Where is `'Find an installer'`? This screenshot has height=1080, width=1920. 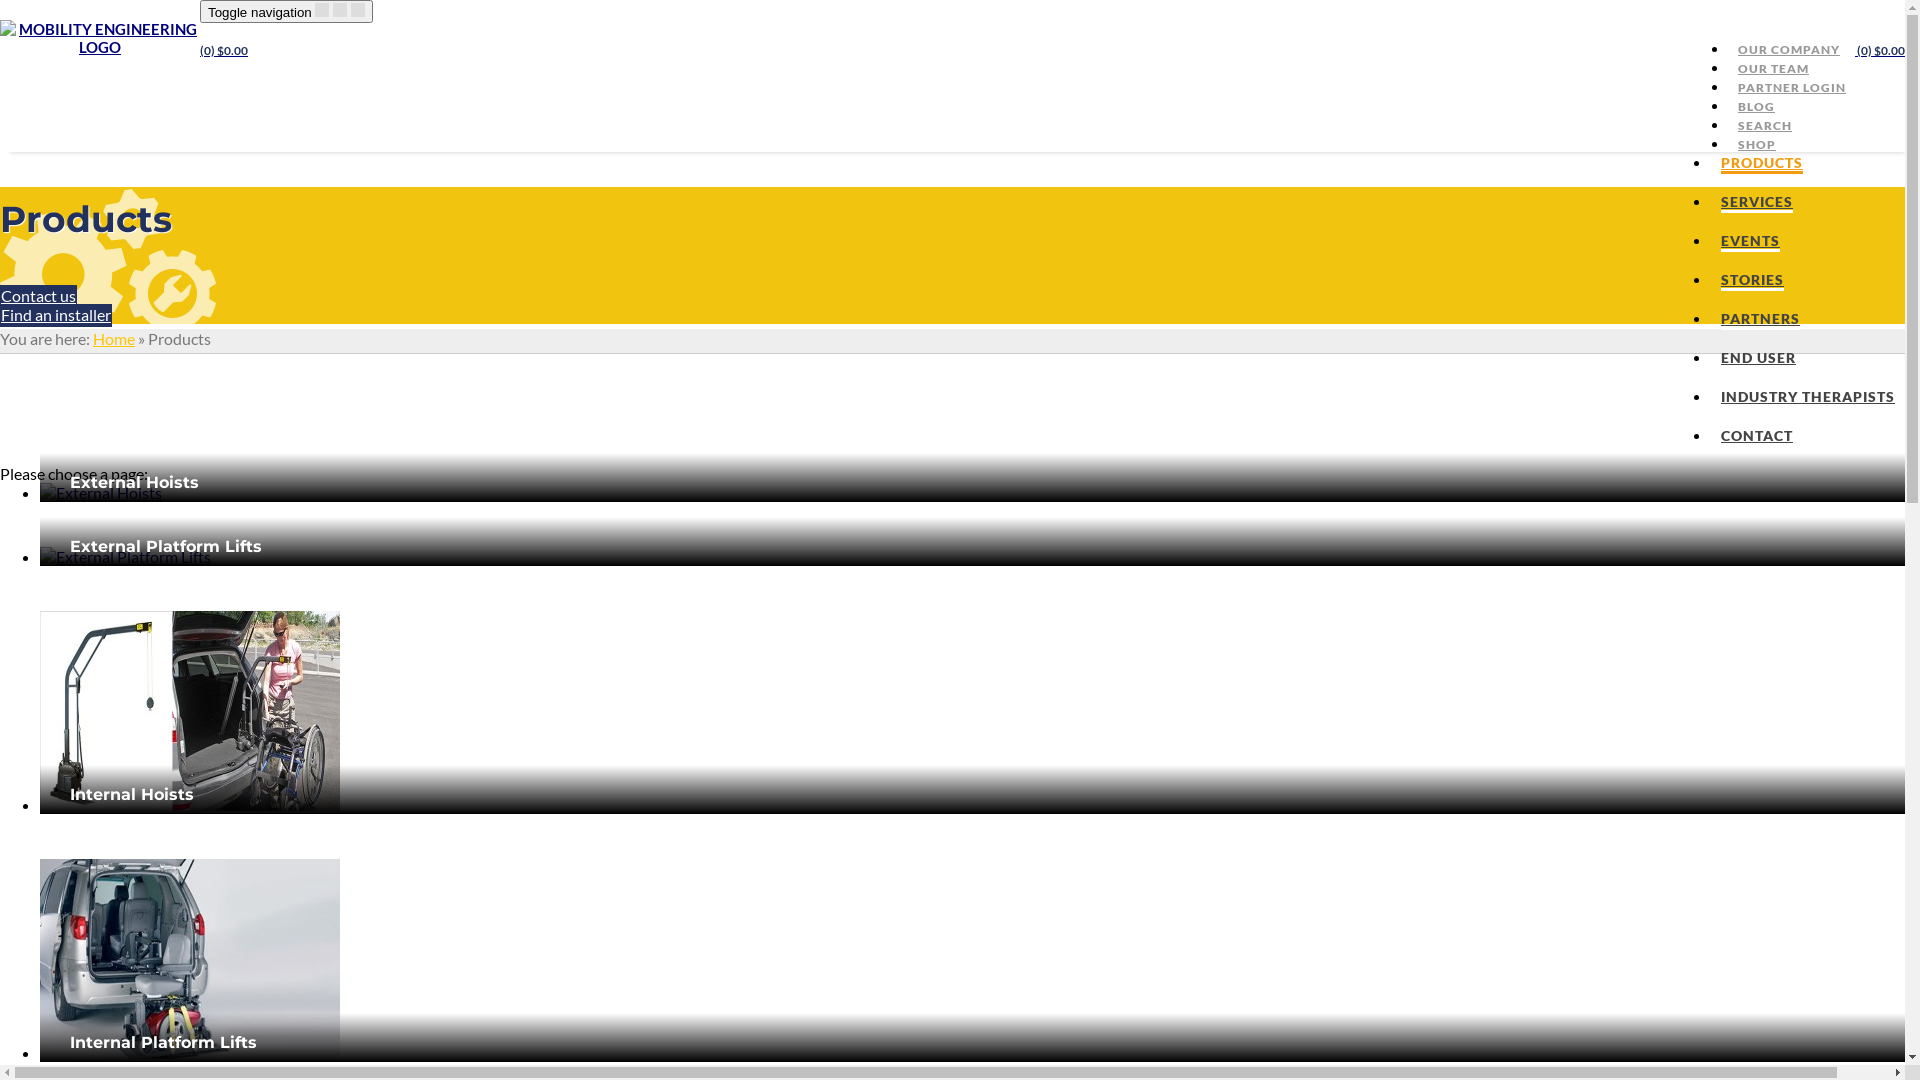 'Find an installer' is located at coordinates (56, 315).